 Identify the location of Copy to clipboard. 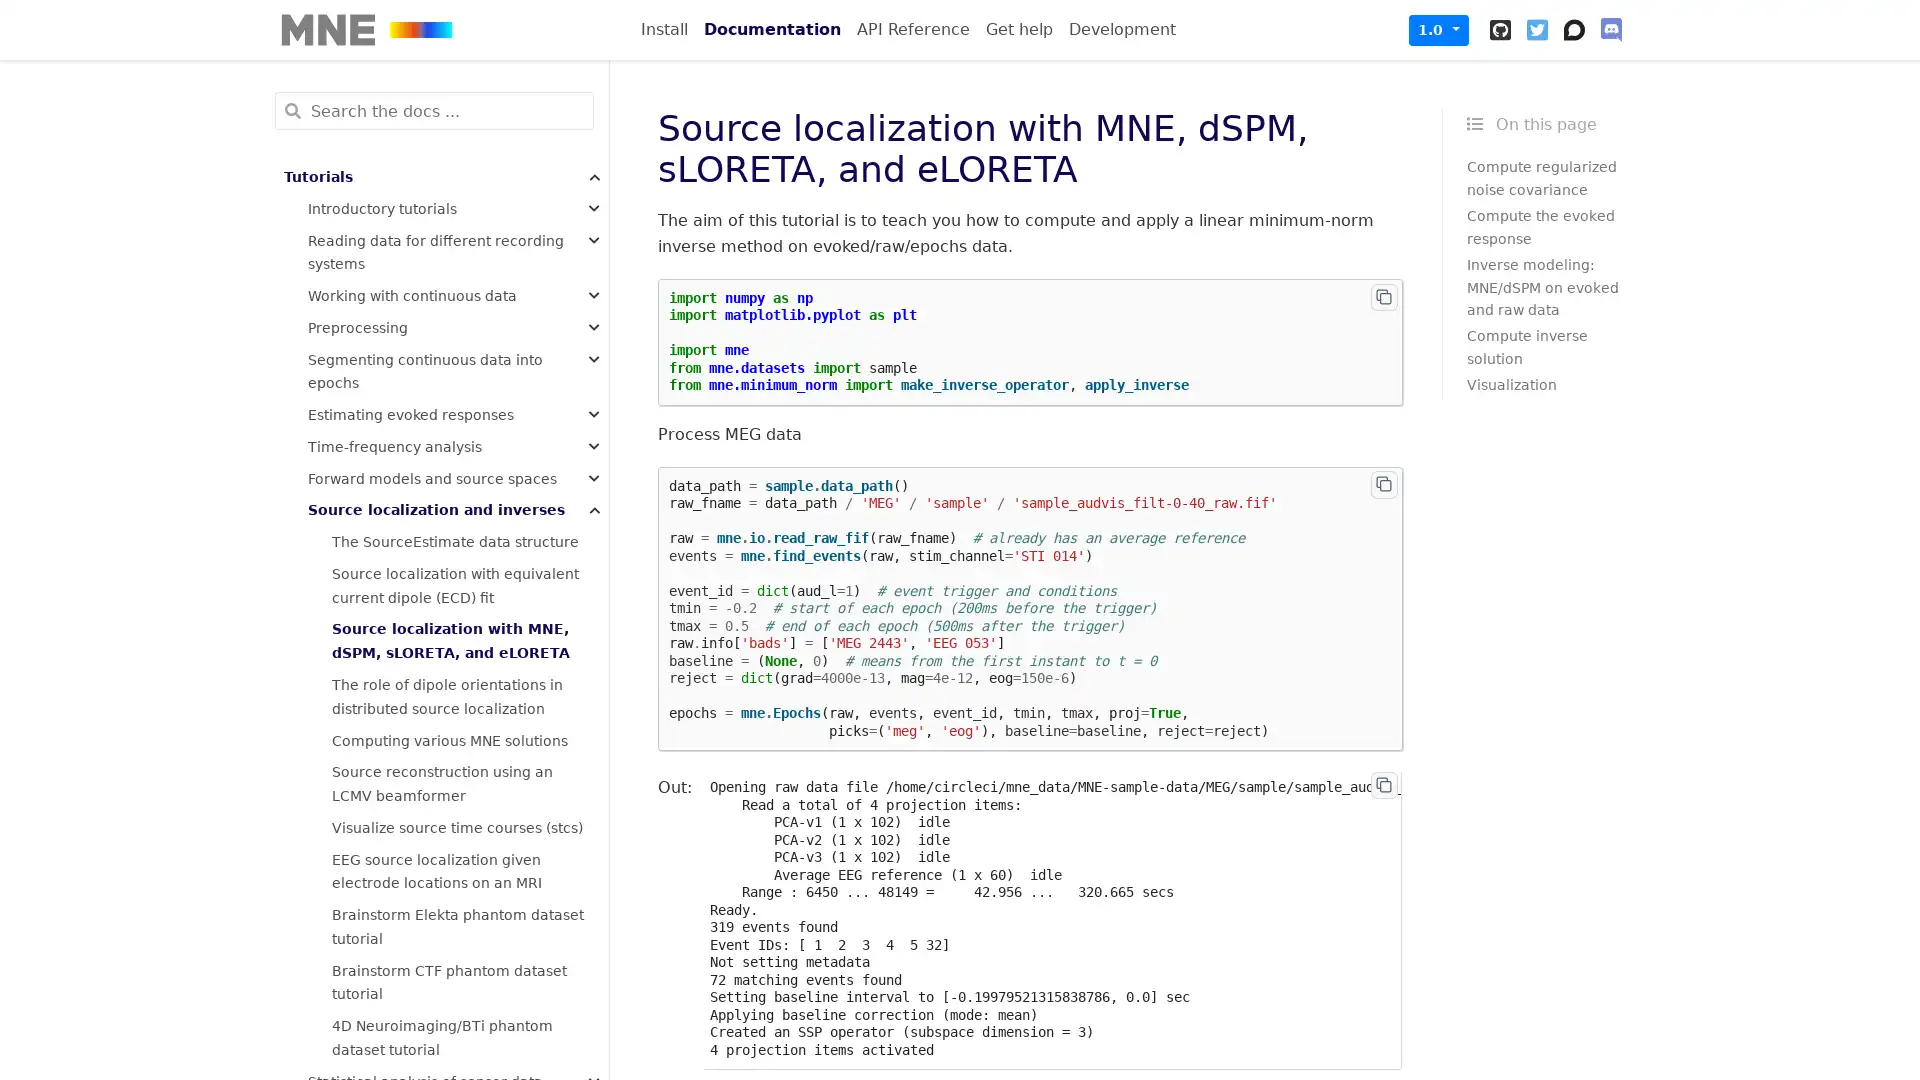
(1382, 484).